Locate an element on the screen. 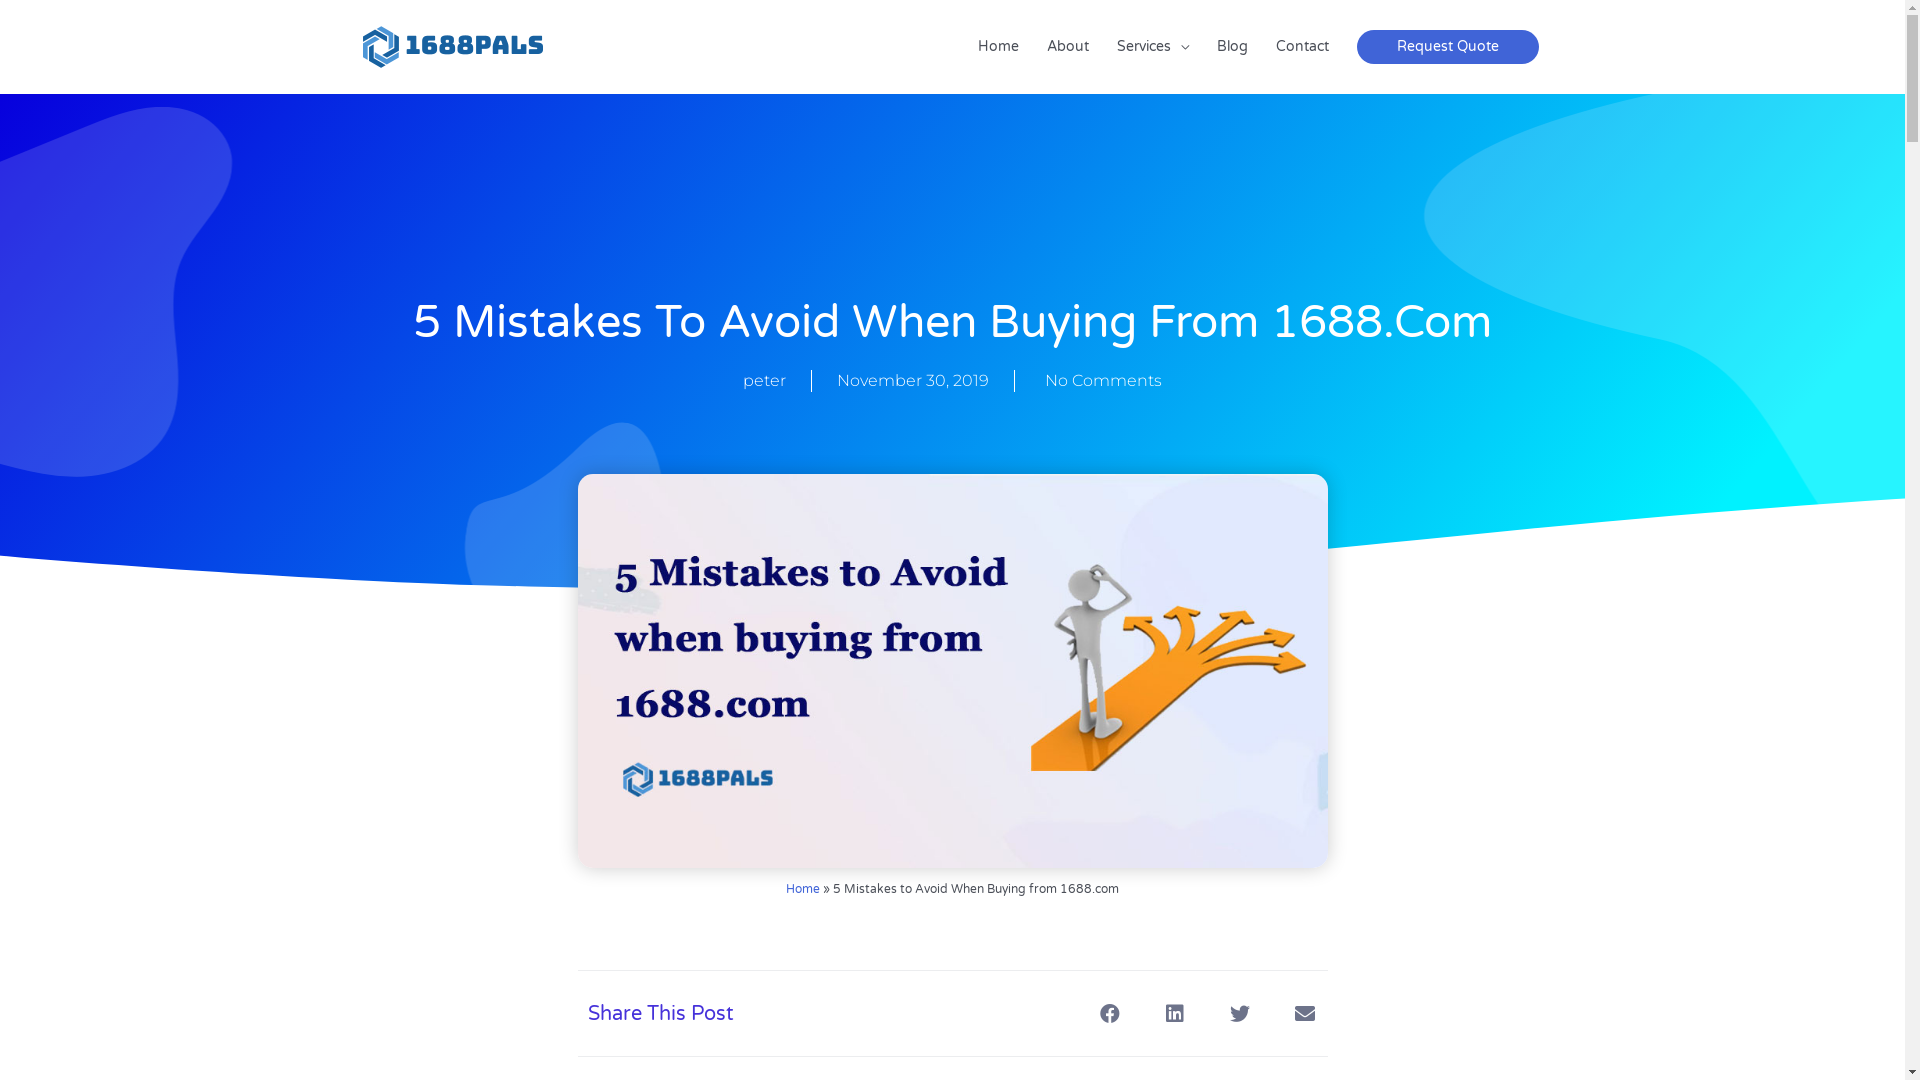  'Contact' is located at coordinates (1302, 45).